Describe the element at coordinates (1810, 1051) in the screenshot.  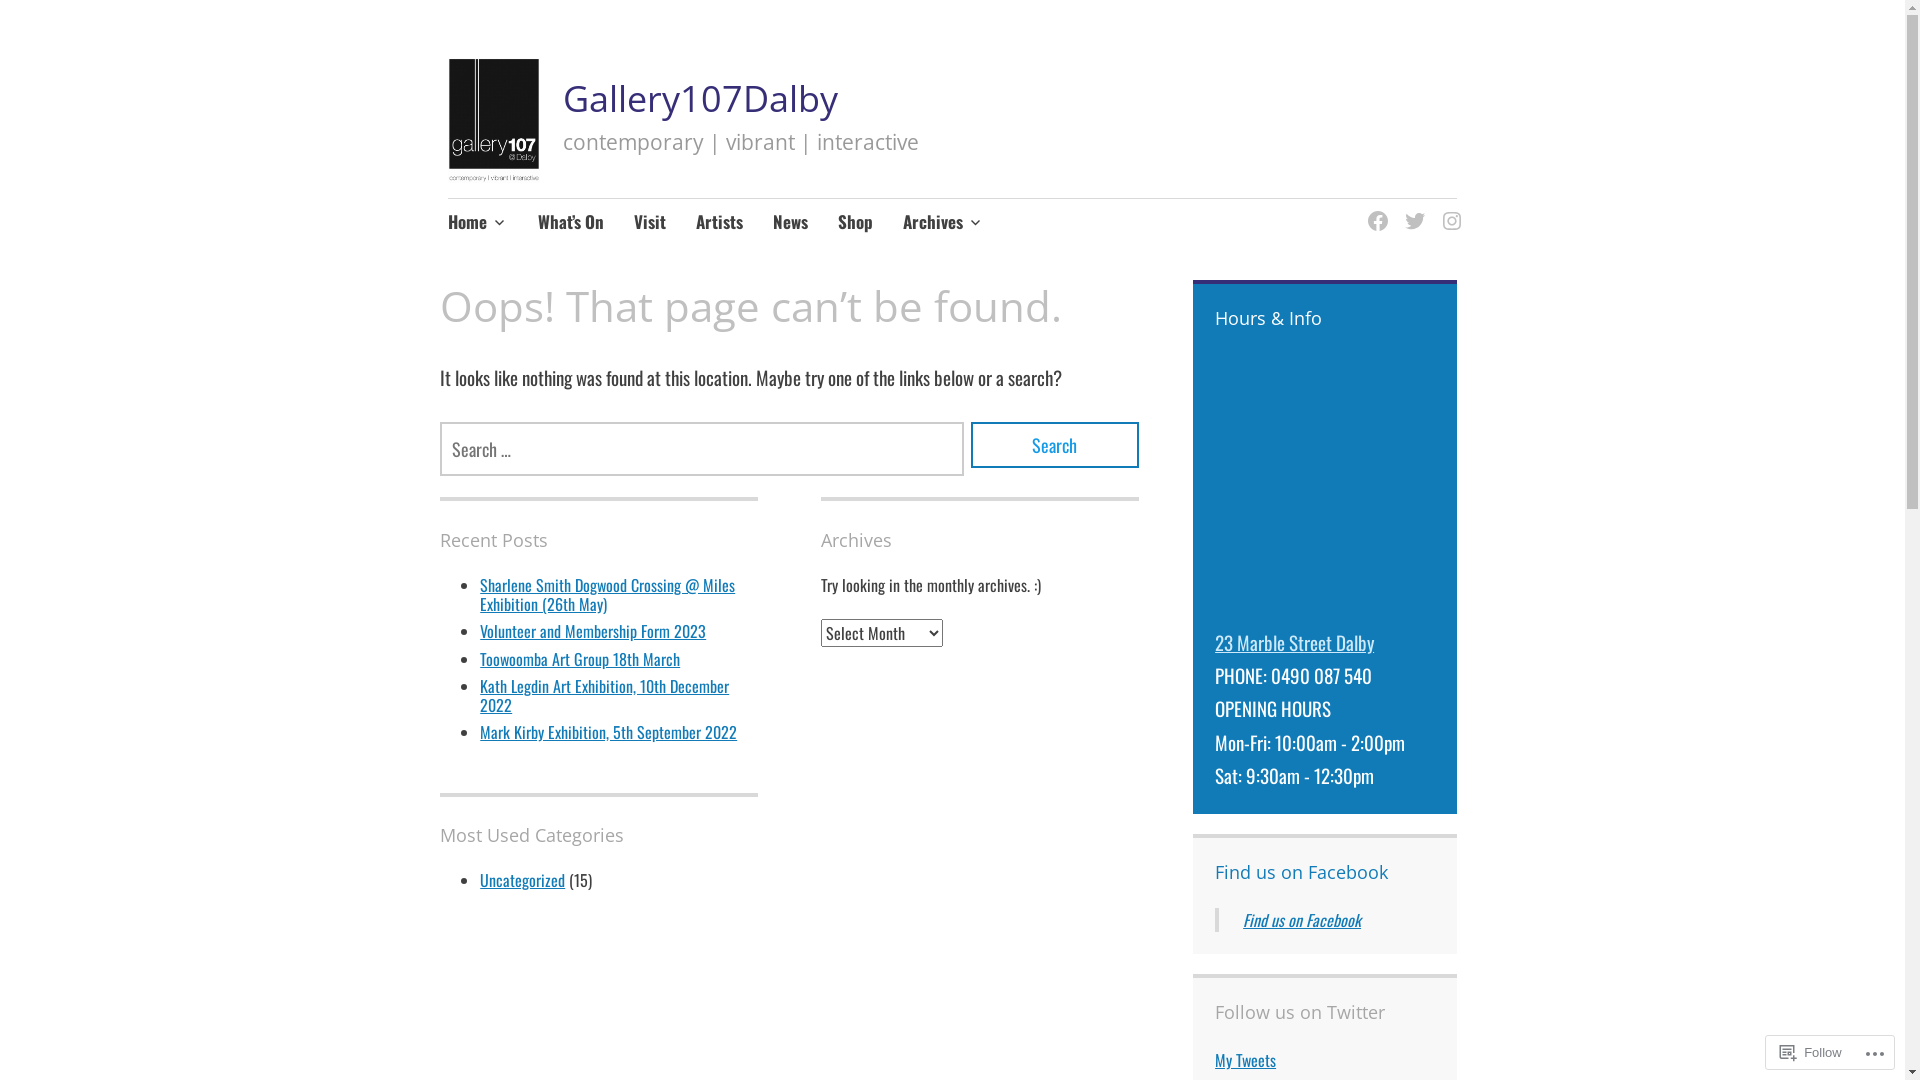
I see `'Follow'` at that location.